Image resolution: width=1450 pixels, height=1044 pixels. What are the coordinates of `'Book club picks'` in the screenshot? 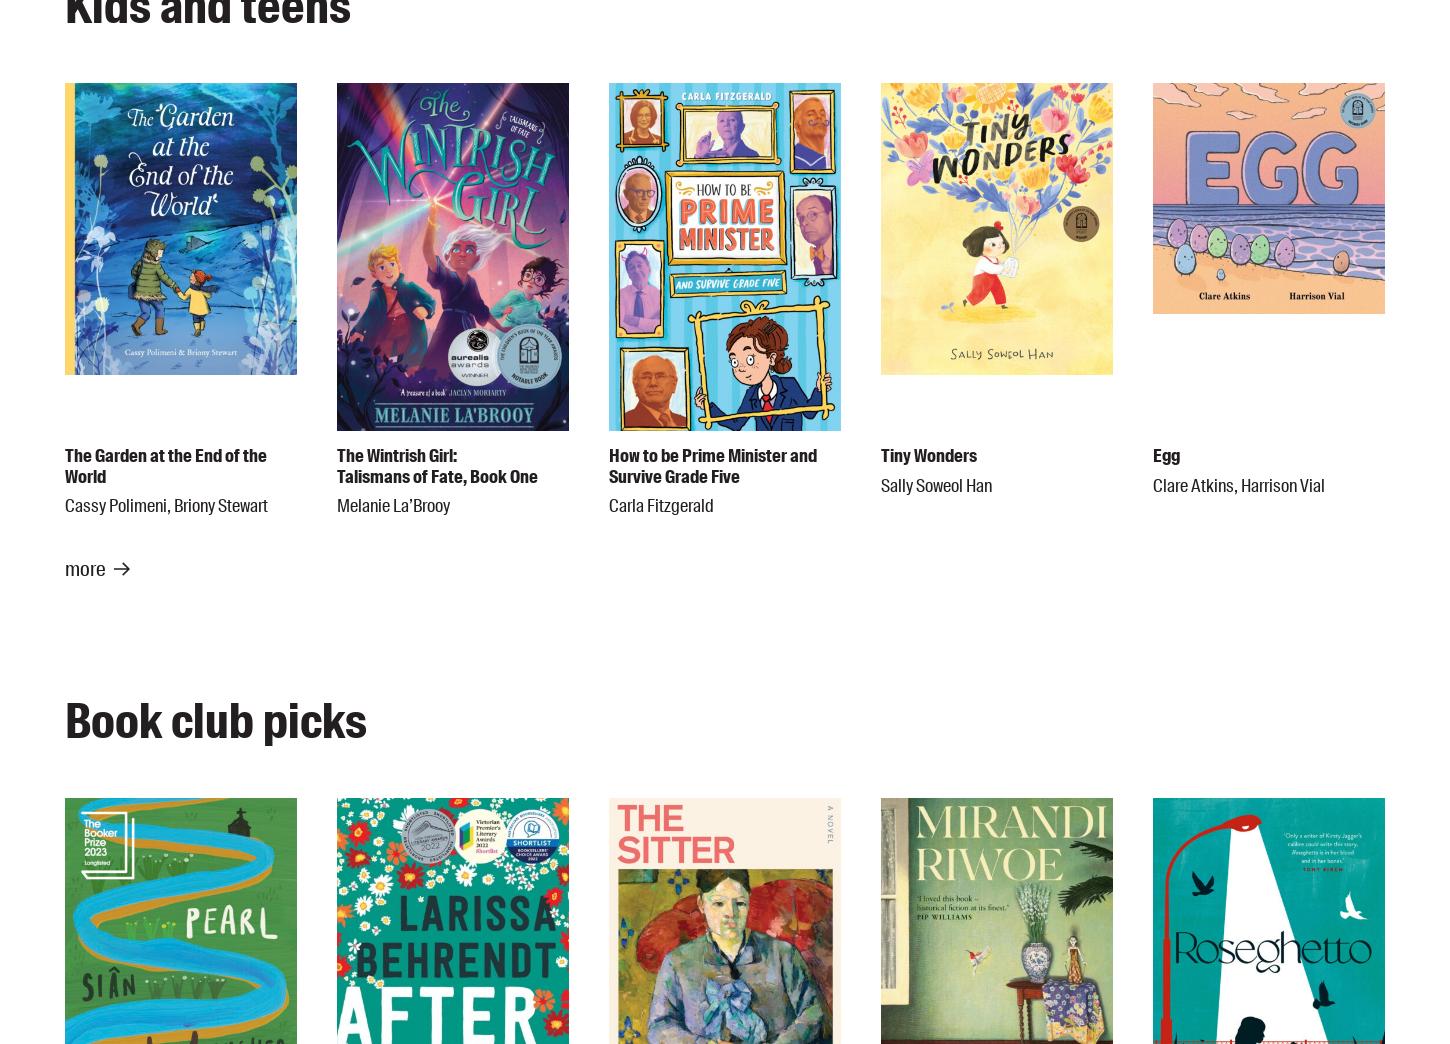 It's located at (215, 722).